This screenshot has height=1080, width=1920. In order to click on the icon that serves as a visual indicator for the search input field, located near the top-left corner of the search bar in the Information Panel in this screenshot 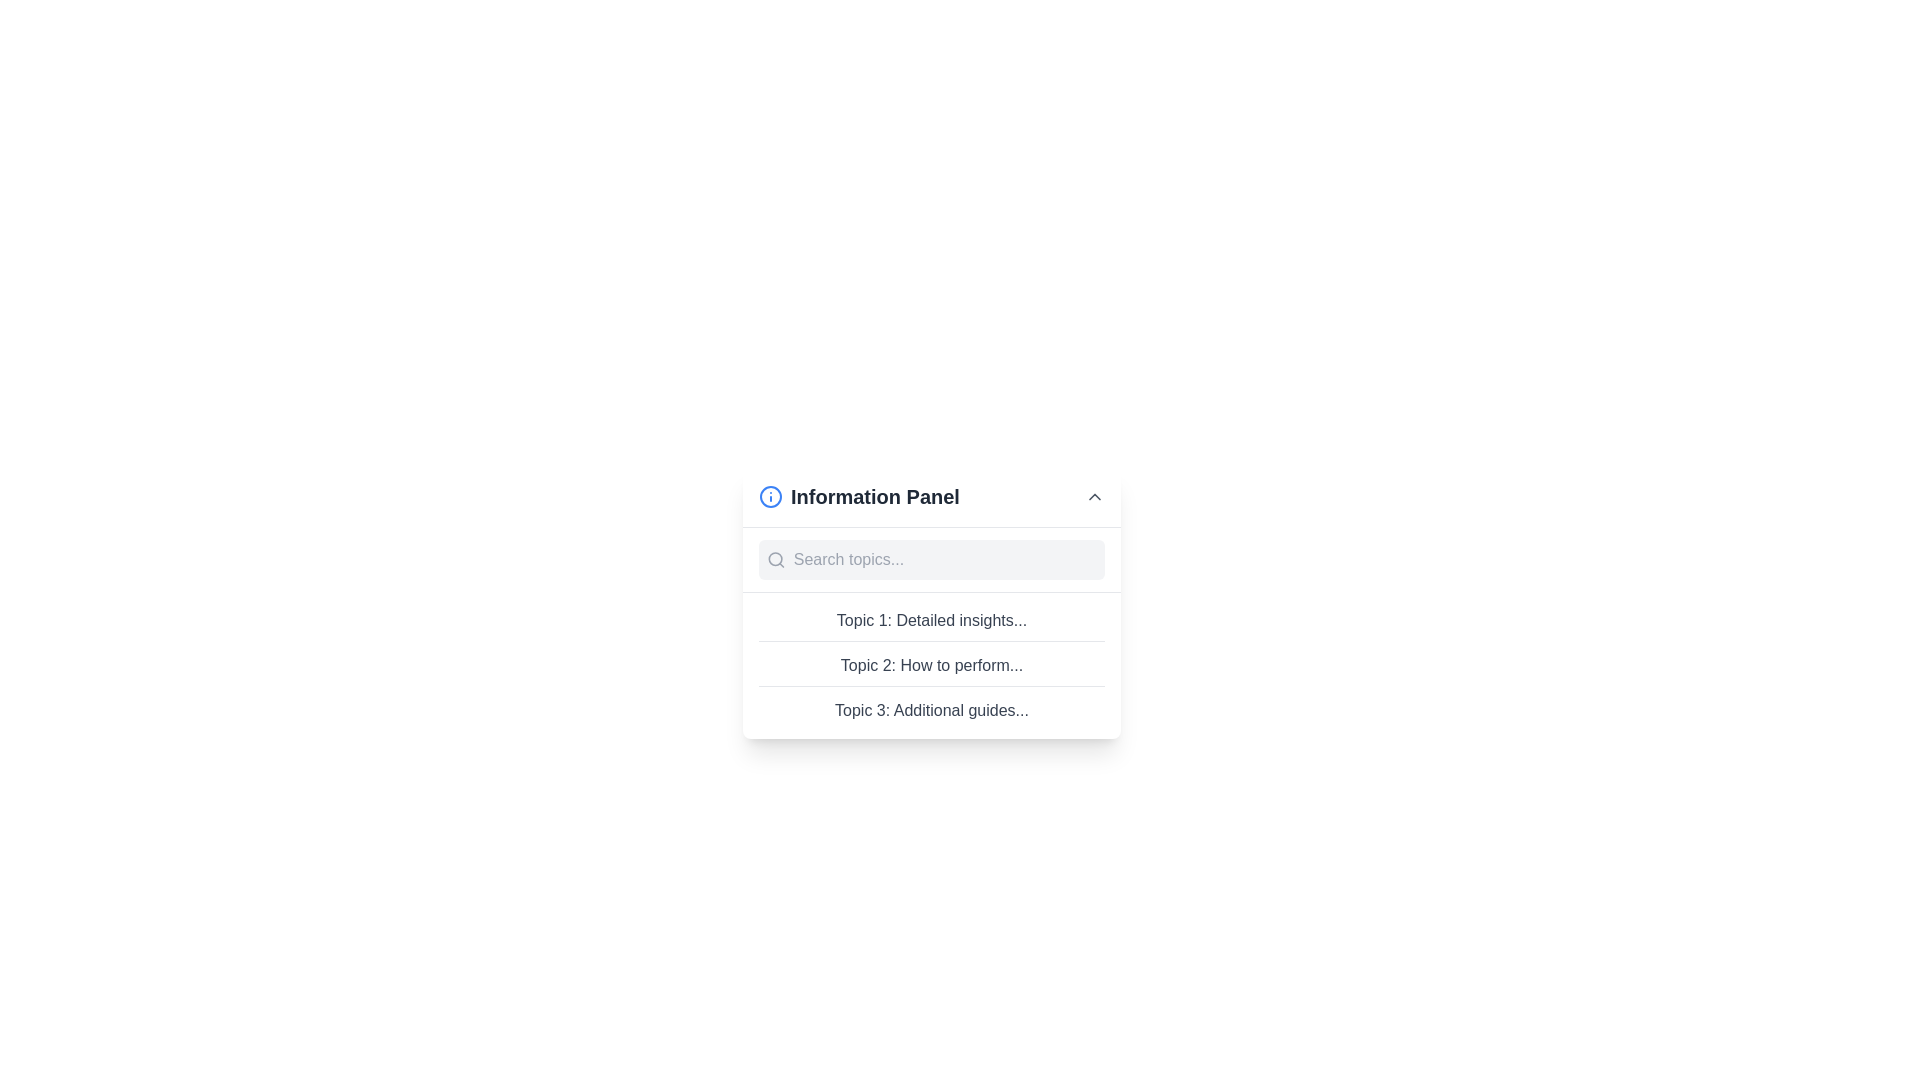, I will do `click(775, 559)`.